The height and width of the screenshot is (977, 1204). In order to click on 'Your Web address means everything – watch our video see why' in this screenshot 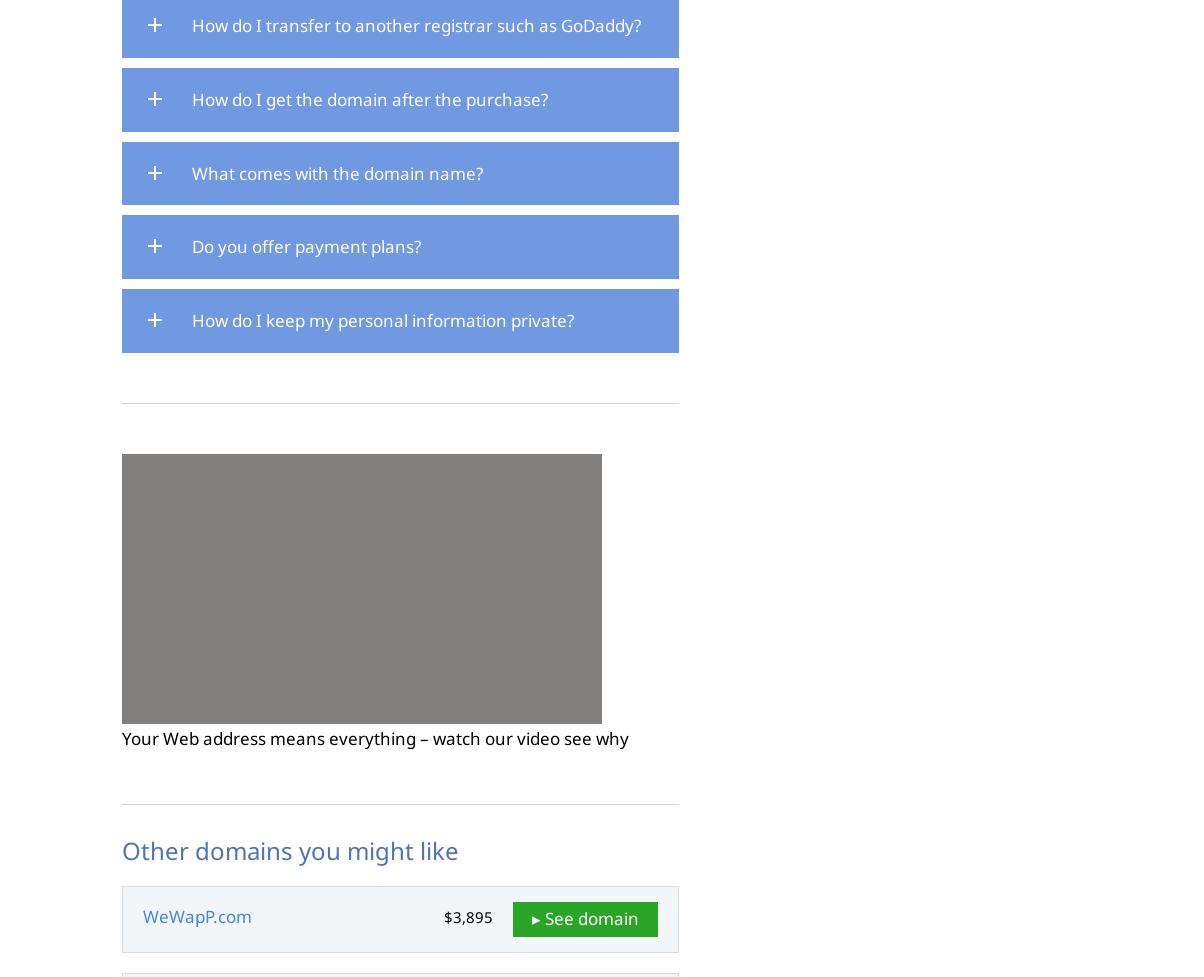, I will do `click(121, 737)`.